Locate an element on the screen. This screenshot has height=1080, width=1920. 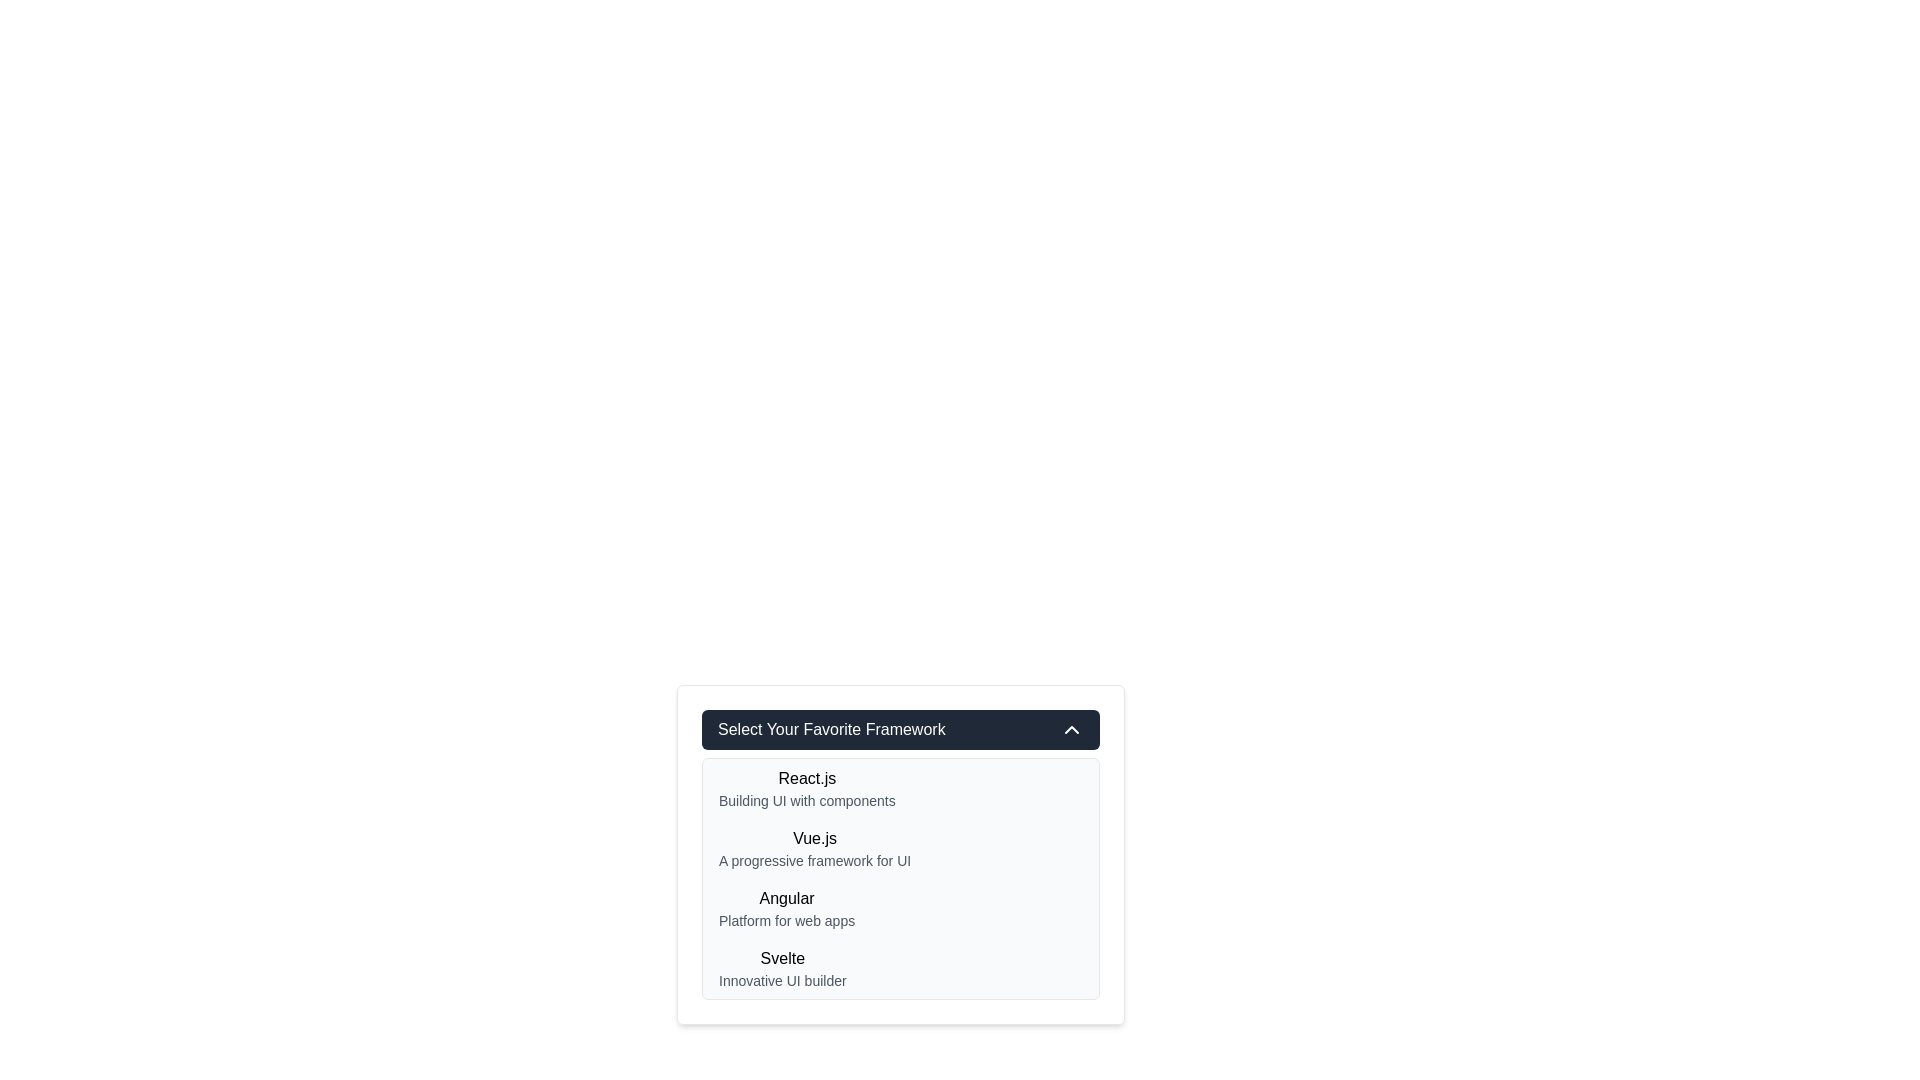
the first list item displaying 'React.js' to trigger the hover effect is located at coordinates (900, 788).